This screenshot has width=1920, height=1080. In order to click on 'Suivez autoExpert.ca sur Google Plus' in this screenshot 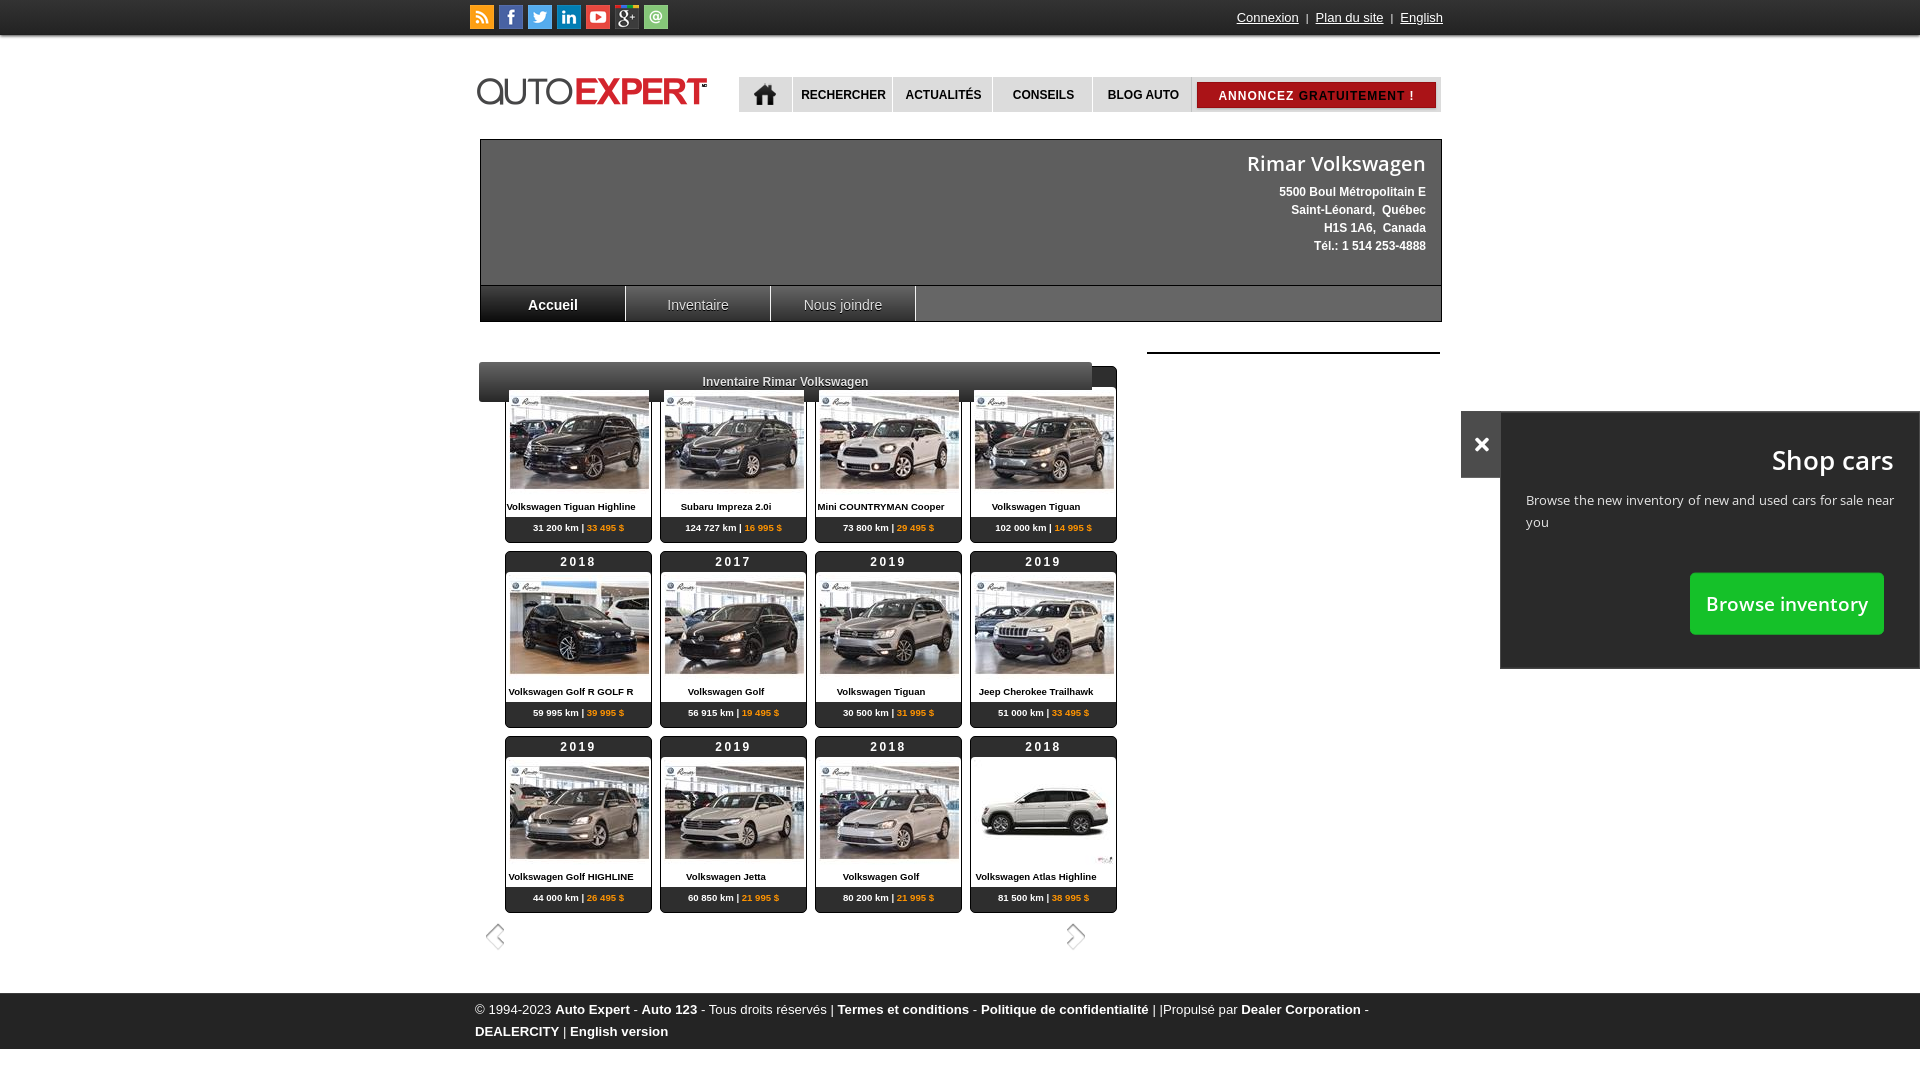, I will do `click(613, 24)`.